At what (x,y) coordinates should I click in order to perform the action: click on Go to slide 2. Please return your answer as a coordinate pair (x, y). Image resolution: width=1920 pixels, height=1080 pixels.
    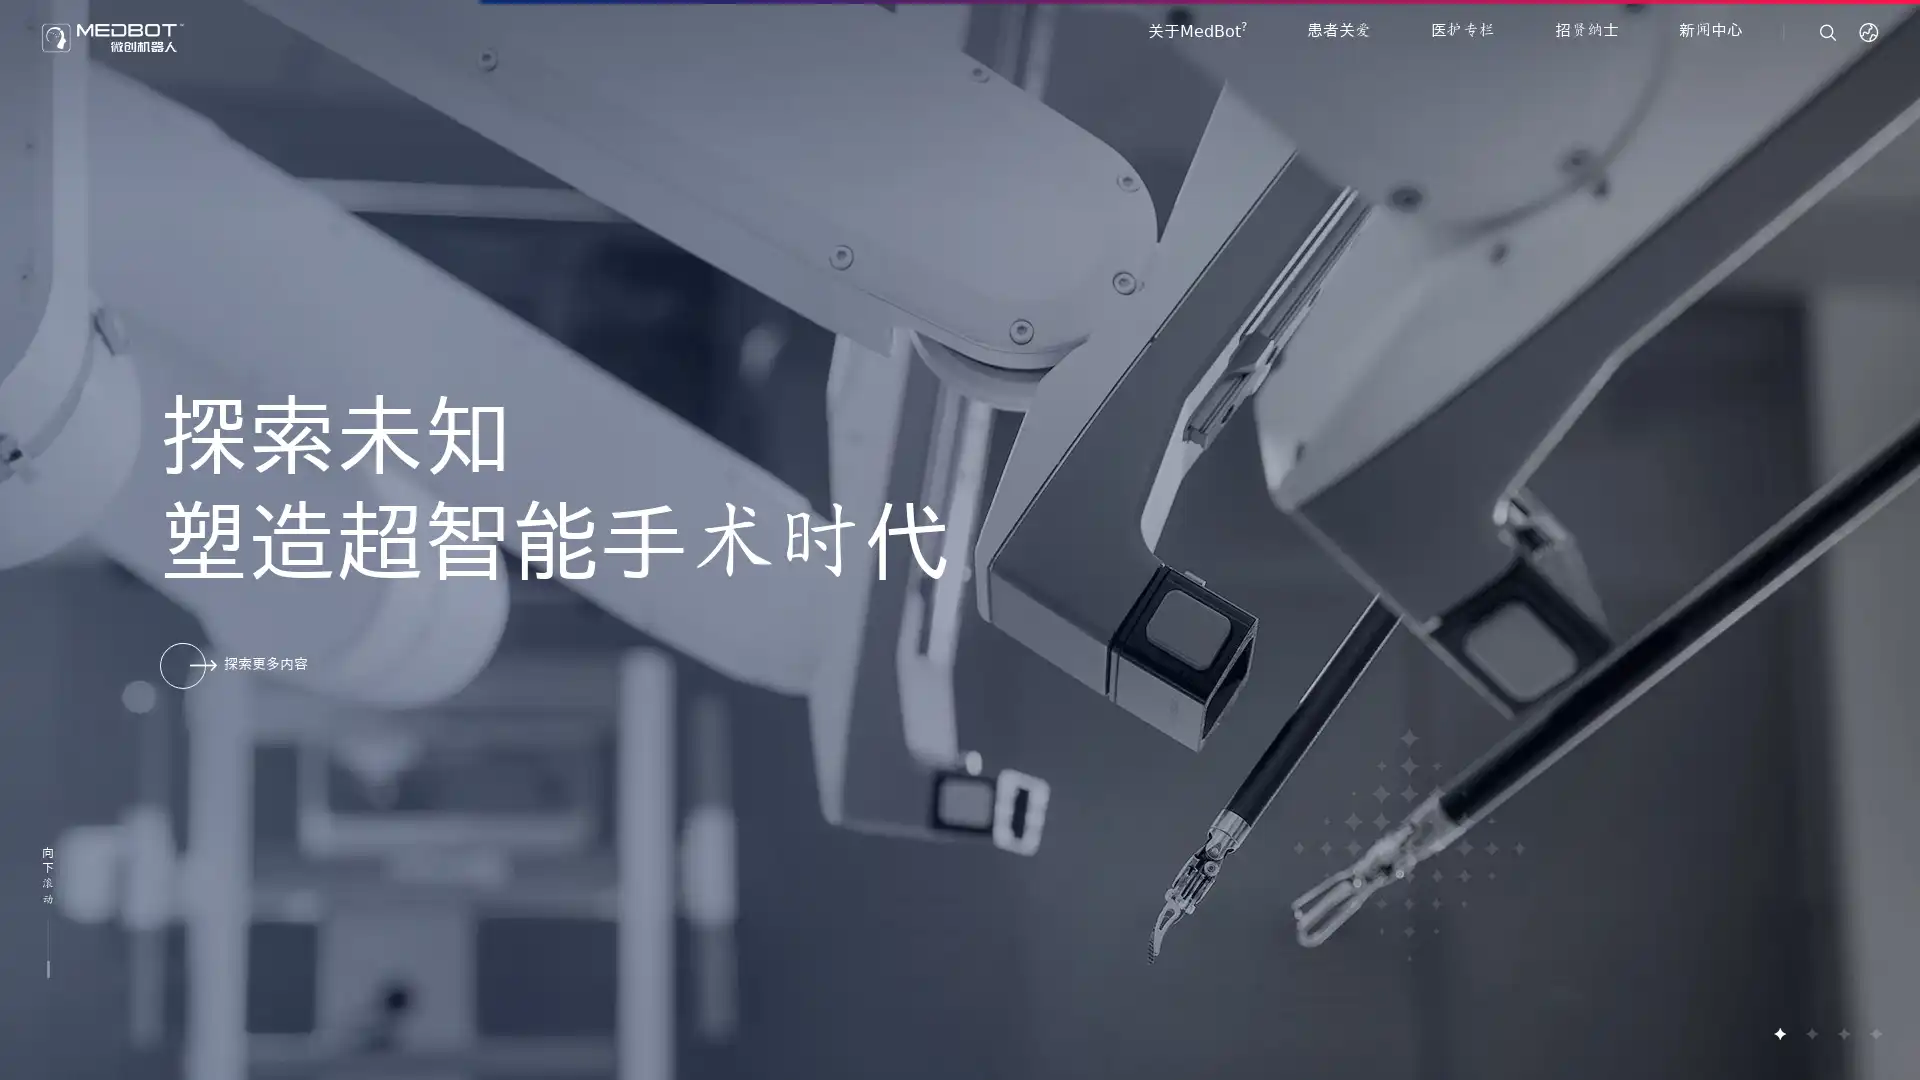
    Looking at the image, I should click on (1810, 1033).